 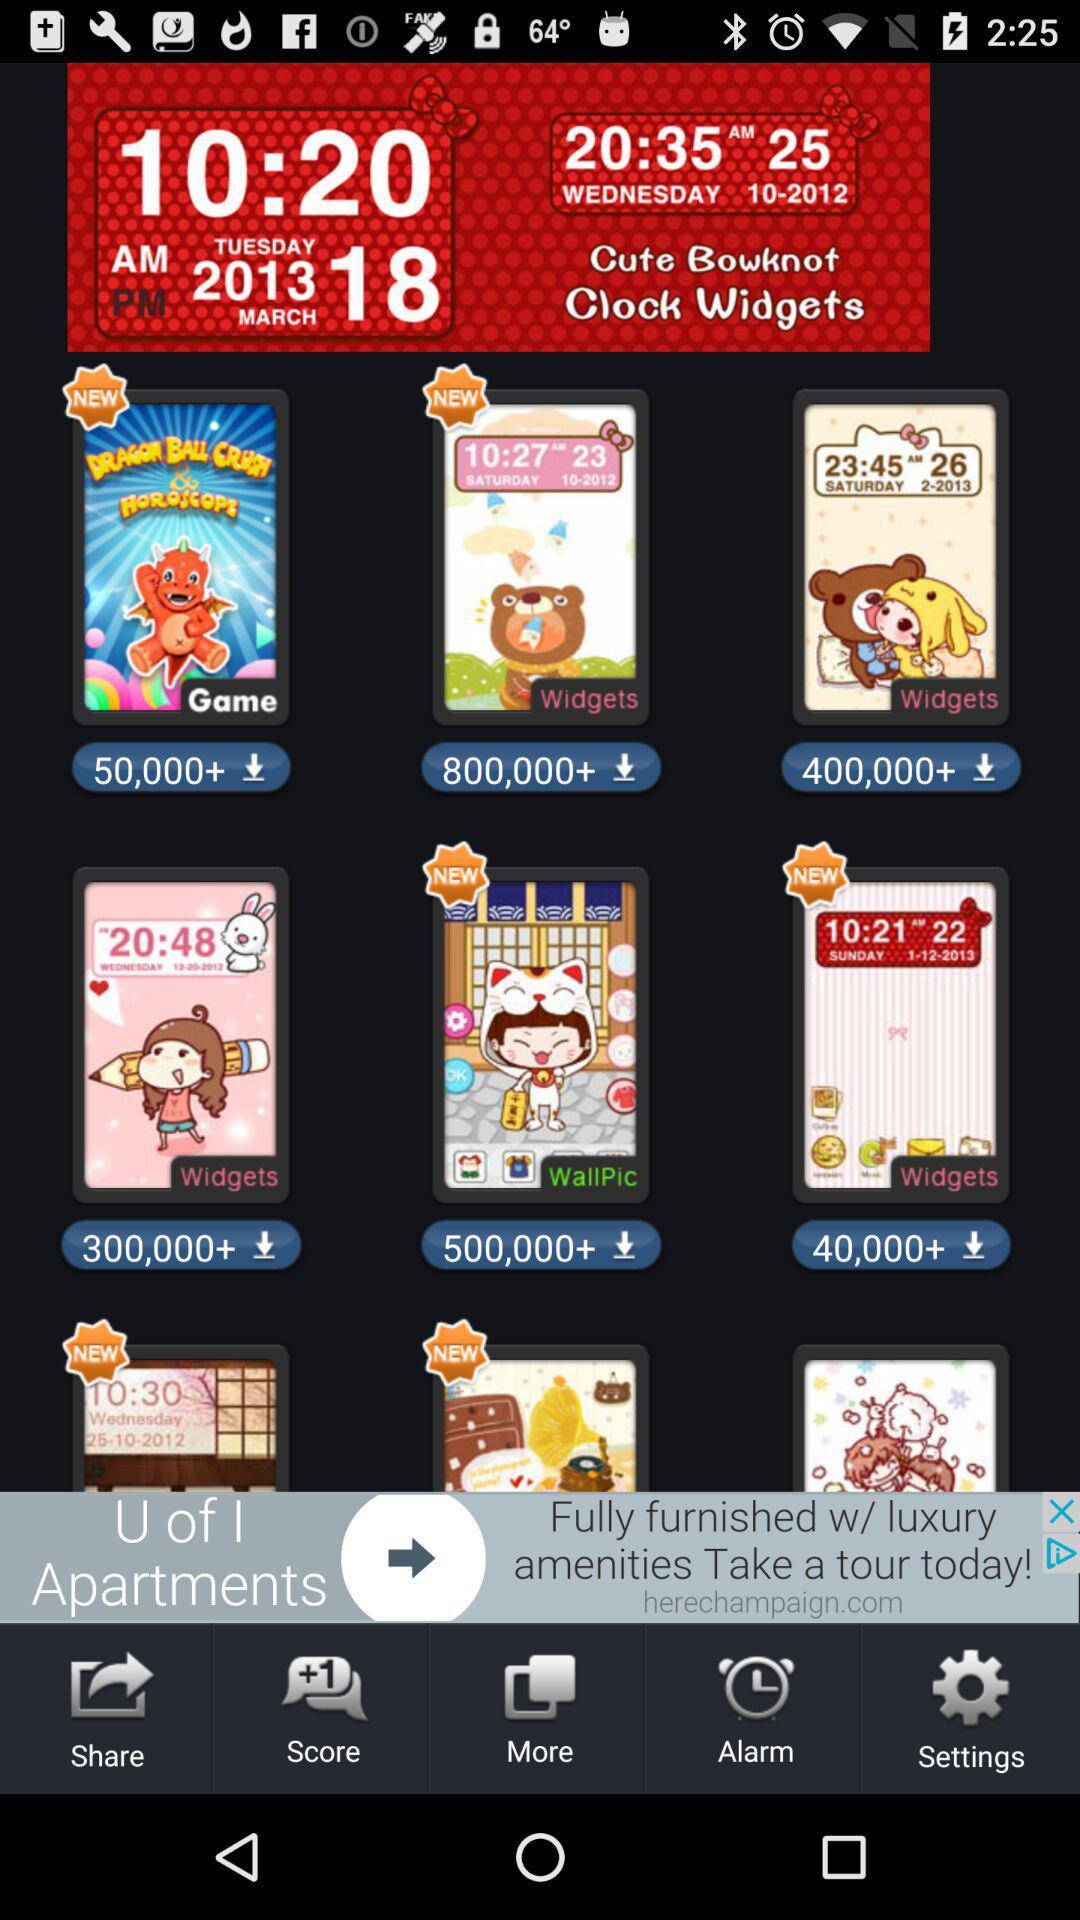 I want to click on the advertisement, so click(x=540, y=1556).